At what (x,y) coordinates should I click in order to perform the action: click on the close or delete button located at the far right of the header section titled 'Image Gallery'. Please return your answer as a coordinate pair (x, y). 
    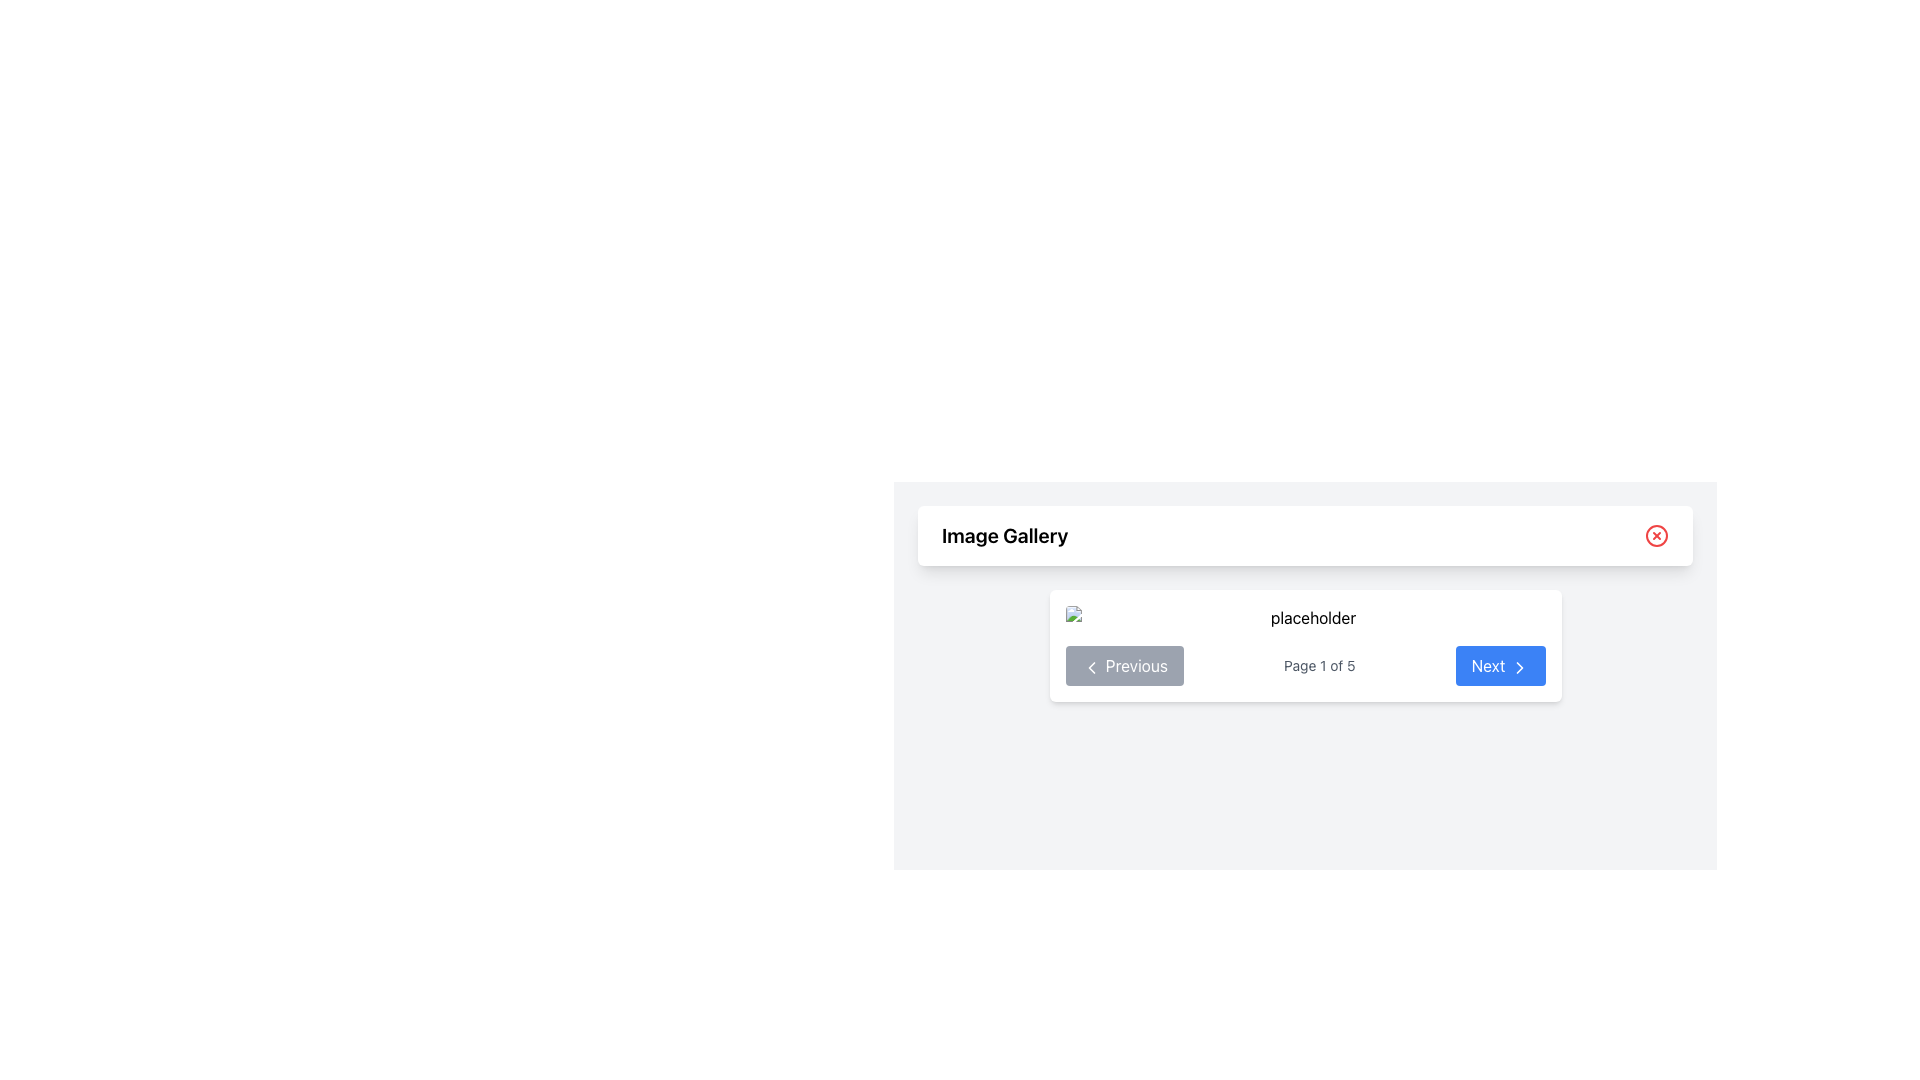
    Looking at the image, I should click on (1656, 535).